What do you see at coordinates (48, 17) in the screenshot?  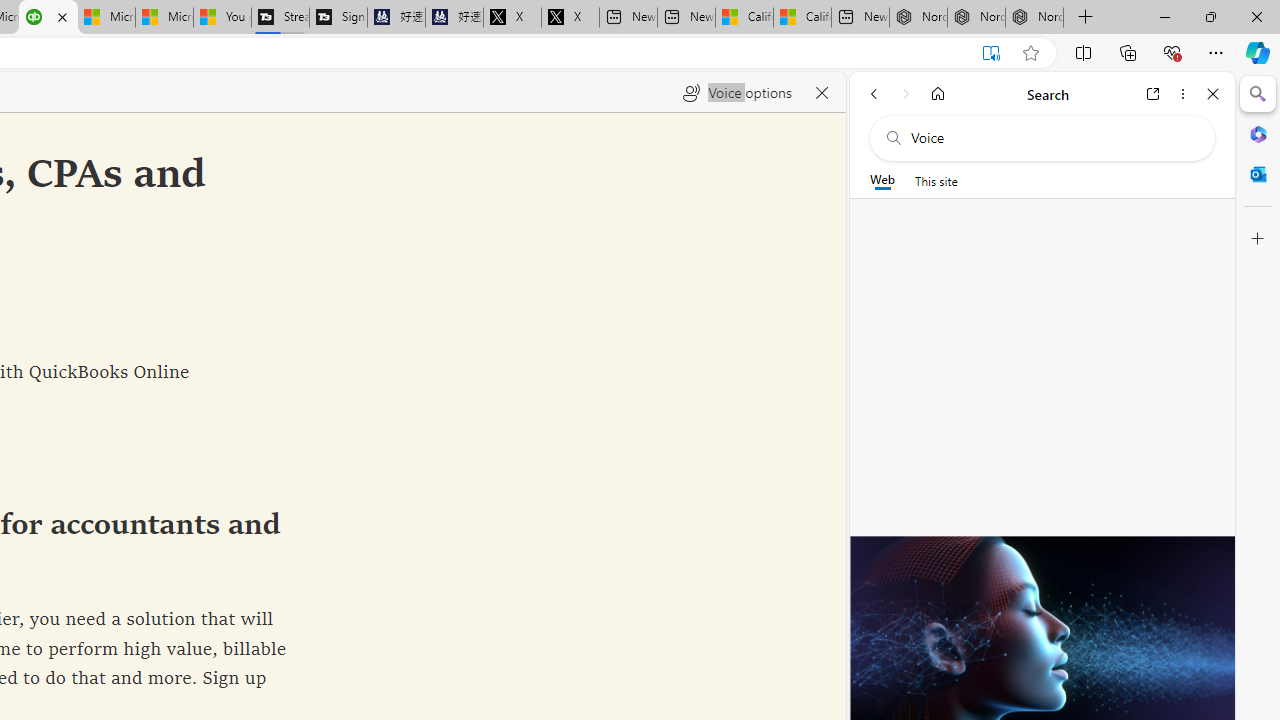 I see `'Accounting Software for Accountants, CPAs and Bookkeepers'` at bounding box center [48, 17].